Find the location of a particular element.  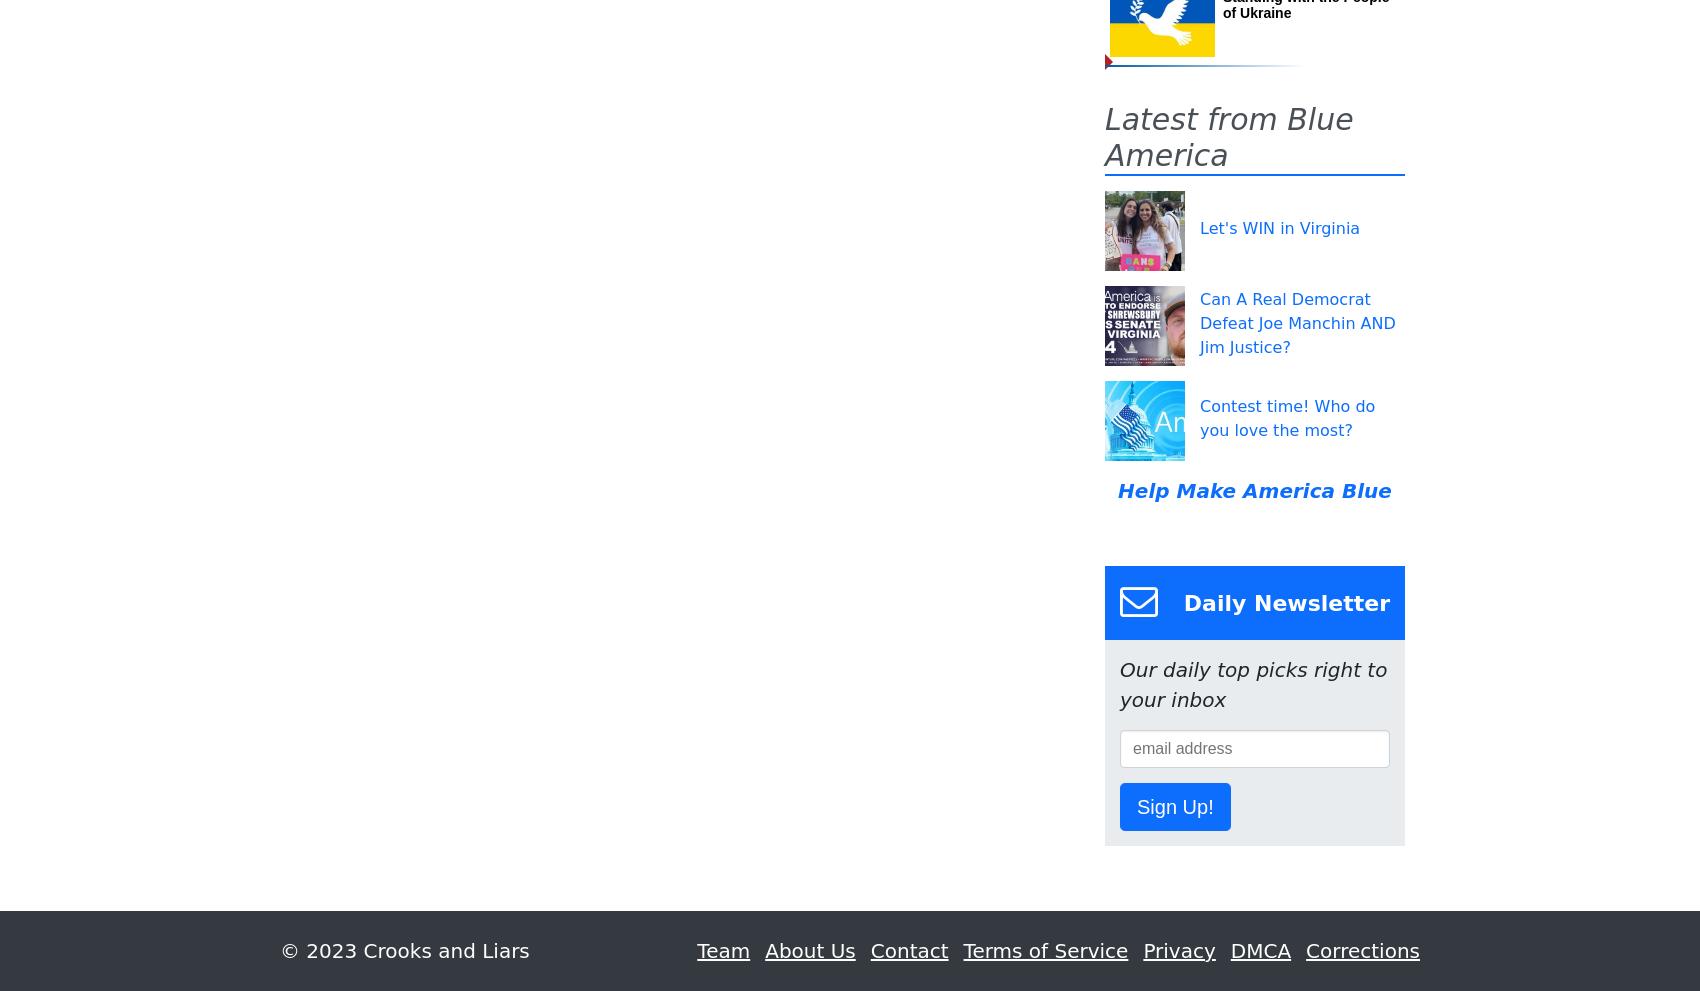

'About Us' is located at coordinates (809, 950).